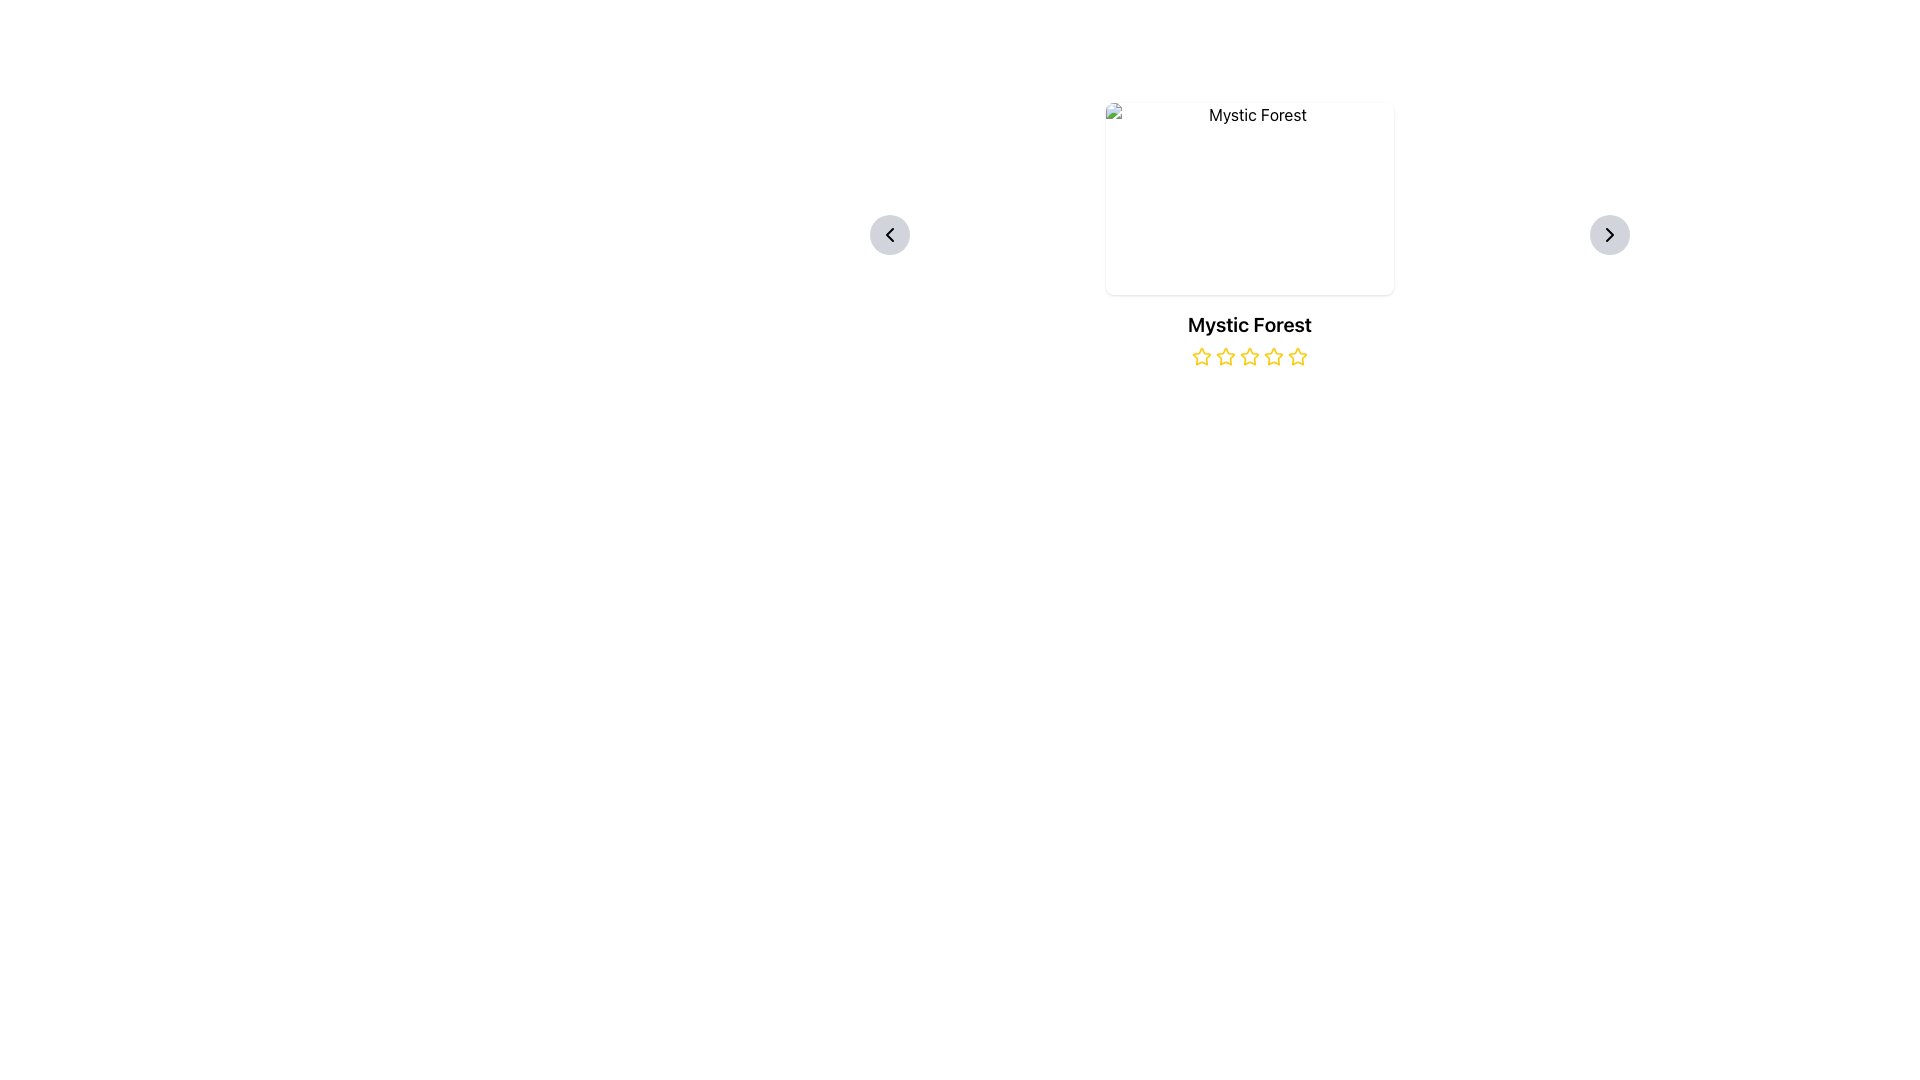  I want to click on the first yellow star icon in the rating component beneath the text 'Mystic Forest', so click(1200, 354).